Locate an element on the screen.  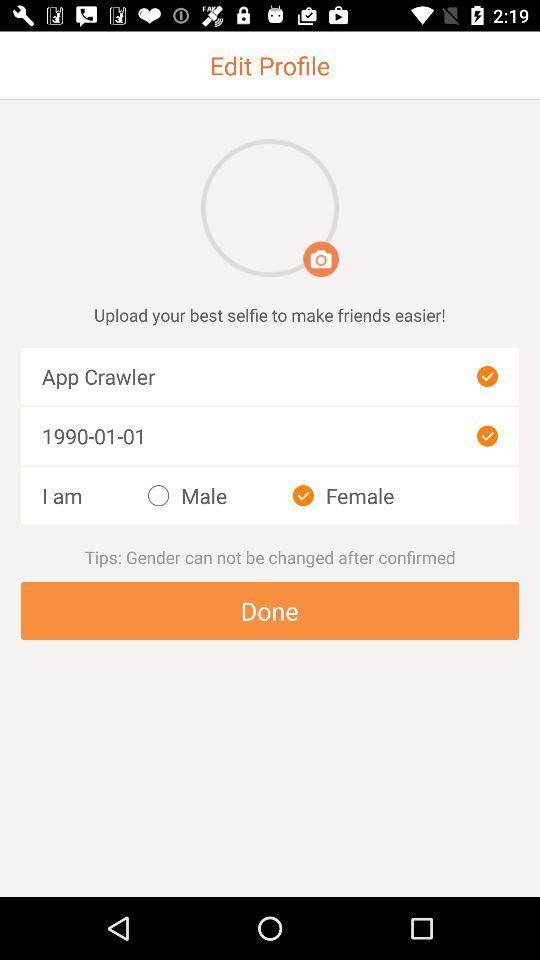
the button done shown at the bottom of the page is located at coordinates (270, 610).